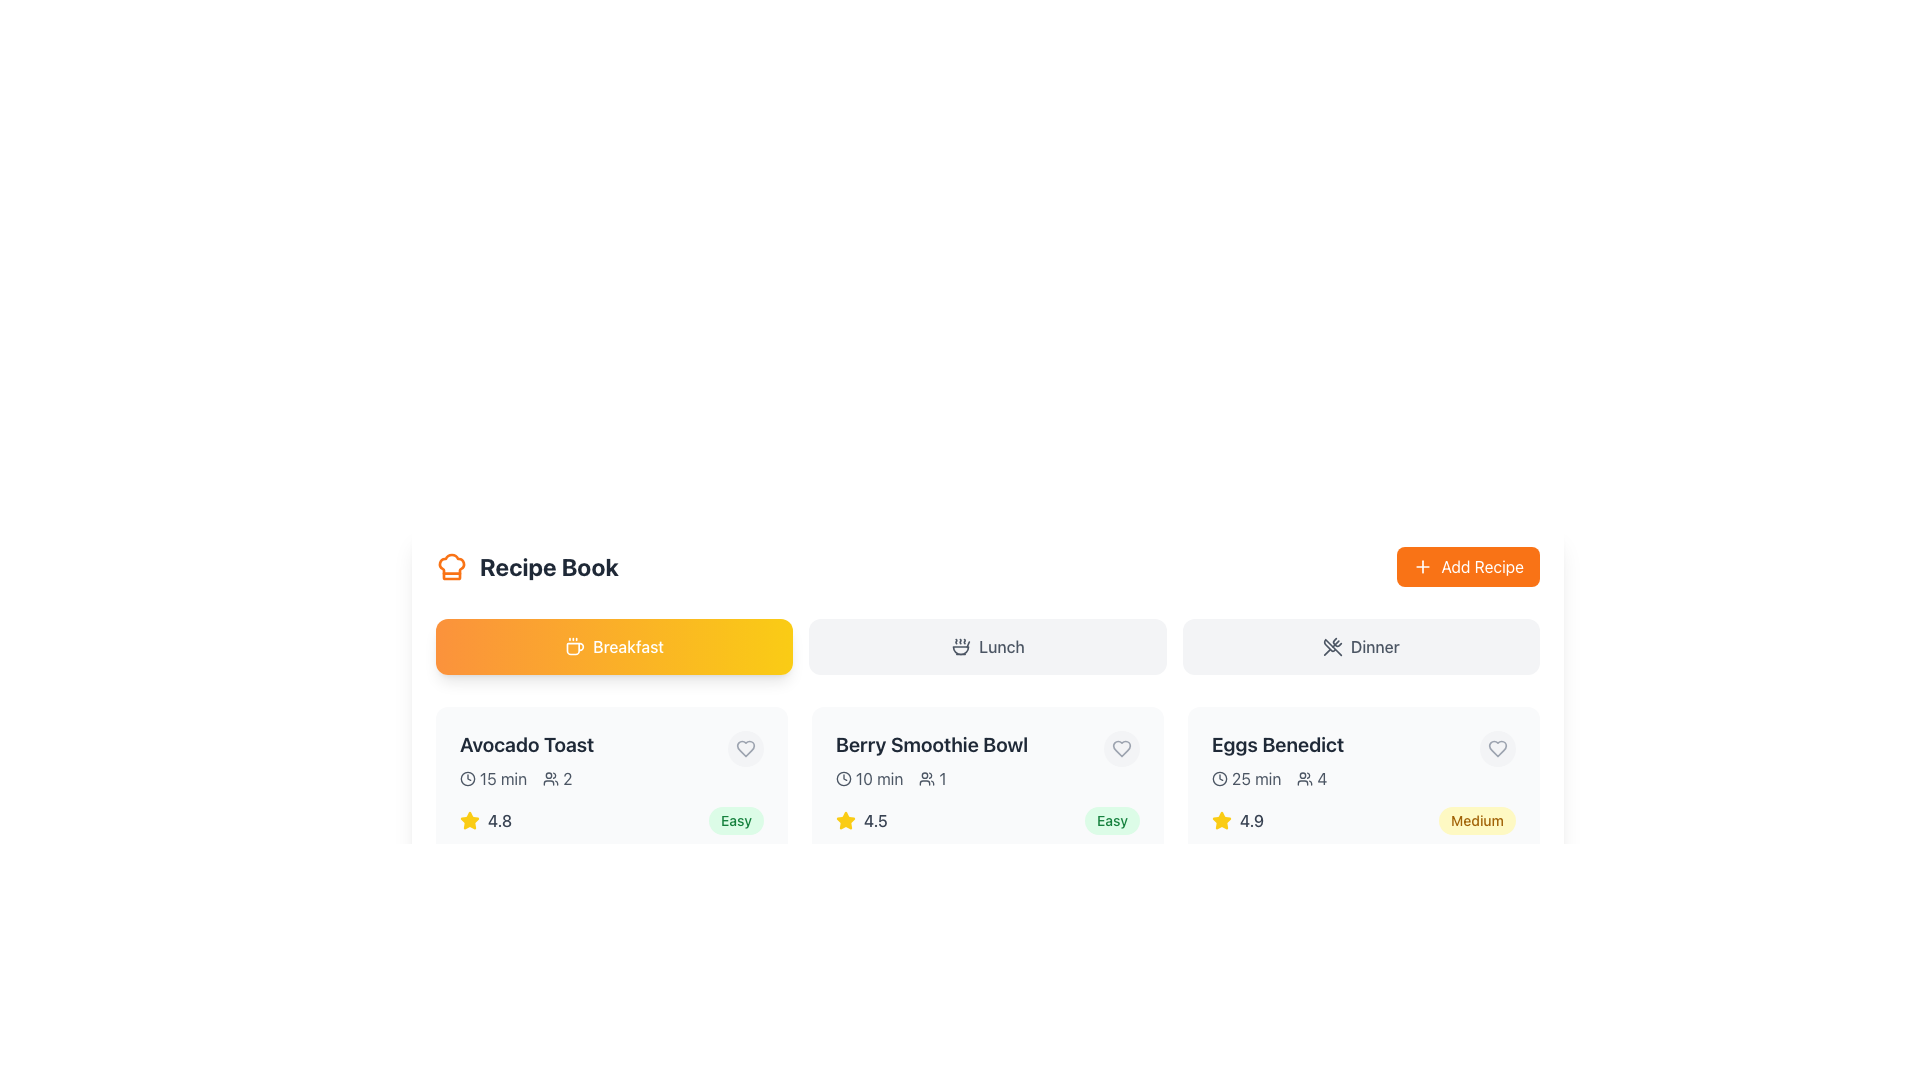 The width and height of the screenshot is (1920, 1080). Describe the element at coordinates (1255, 778) in the screenshot. I see `the text label displaying the preparation or cooking time for the recipe 'Eggs Benedict', located beneath its title in the dinner section of the card layout` at that location.